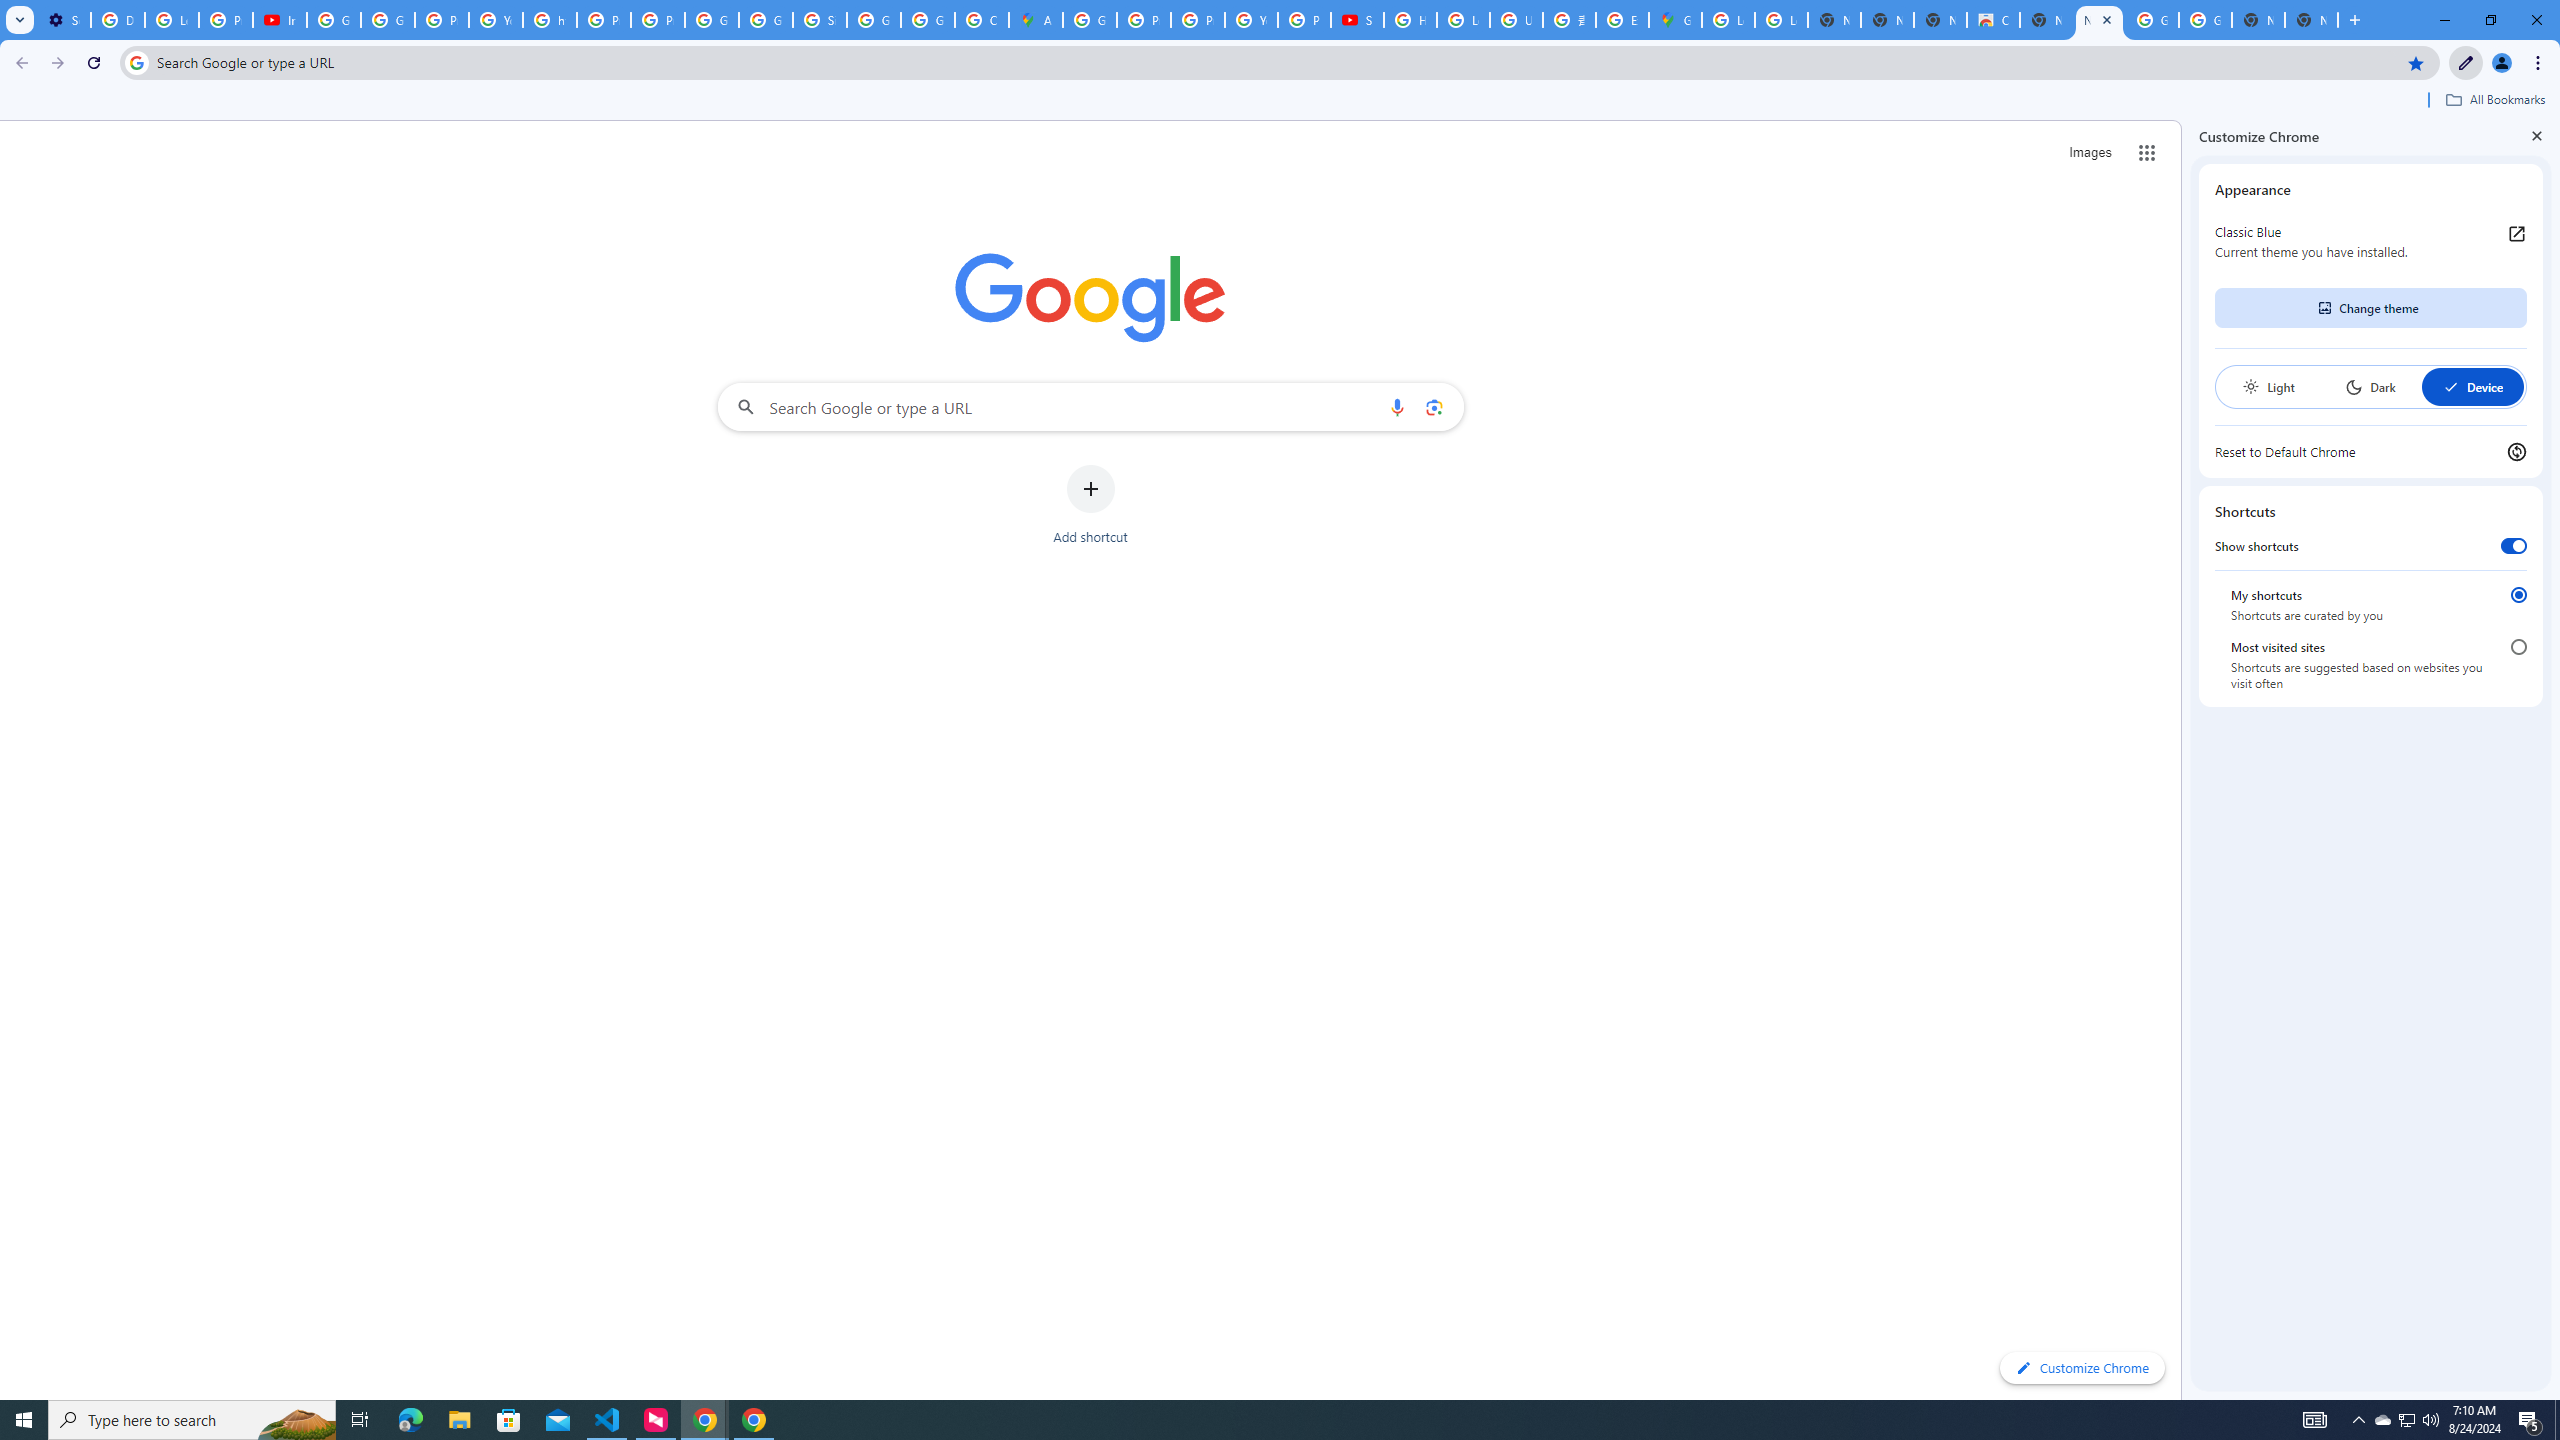 Image resolution: width=2560 pixels, height=1440 pixels. I want to click on 'Search by image', so click(1434, 405).